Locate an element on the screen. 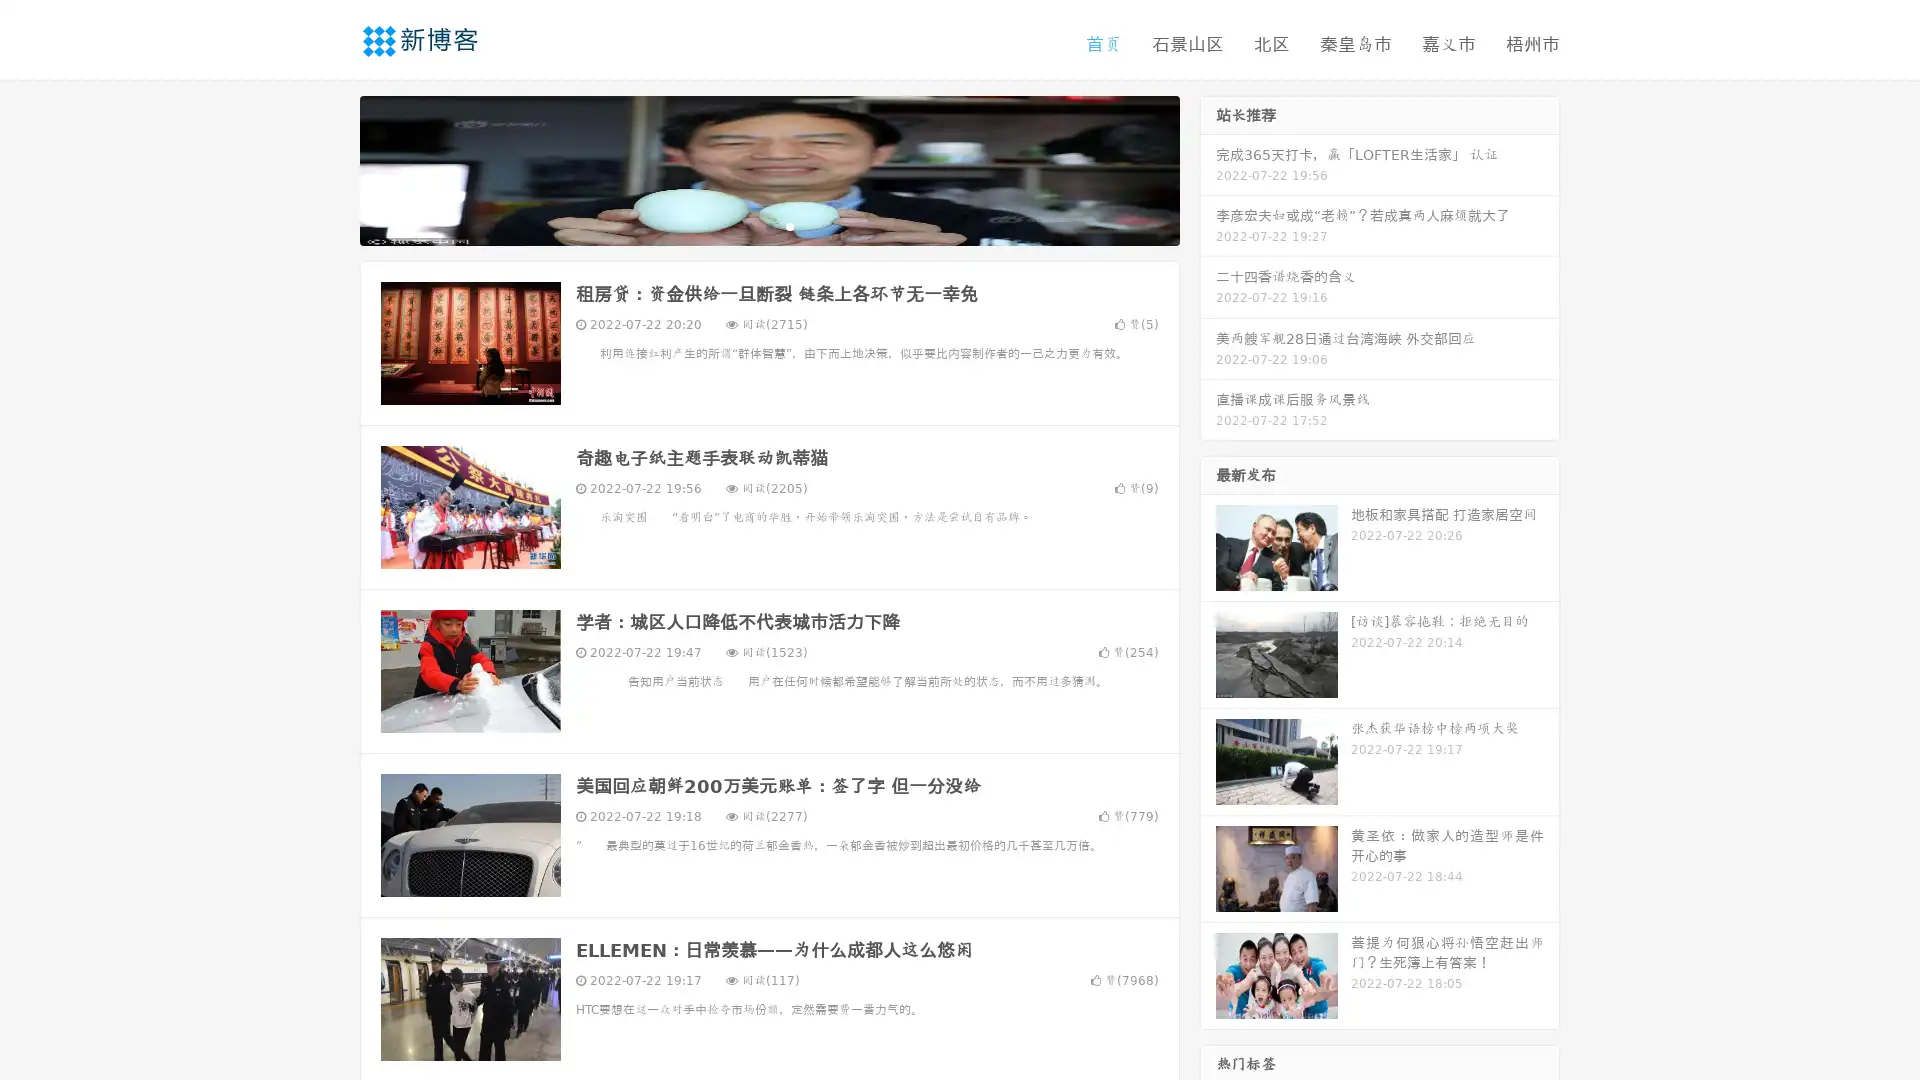  Go to slide 3 is located at coordinates (789, 225).